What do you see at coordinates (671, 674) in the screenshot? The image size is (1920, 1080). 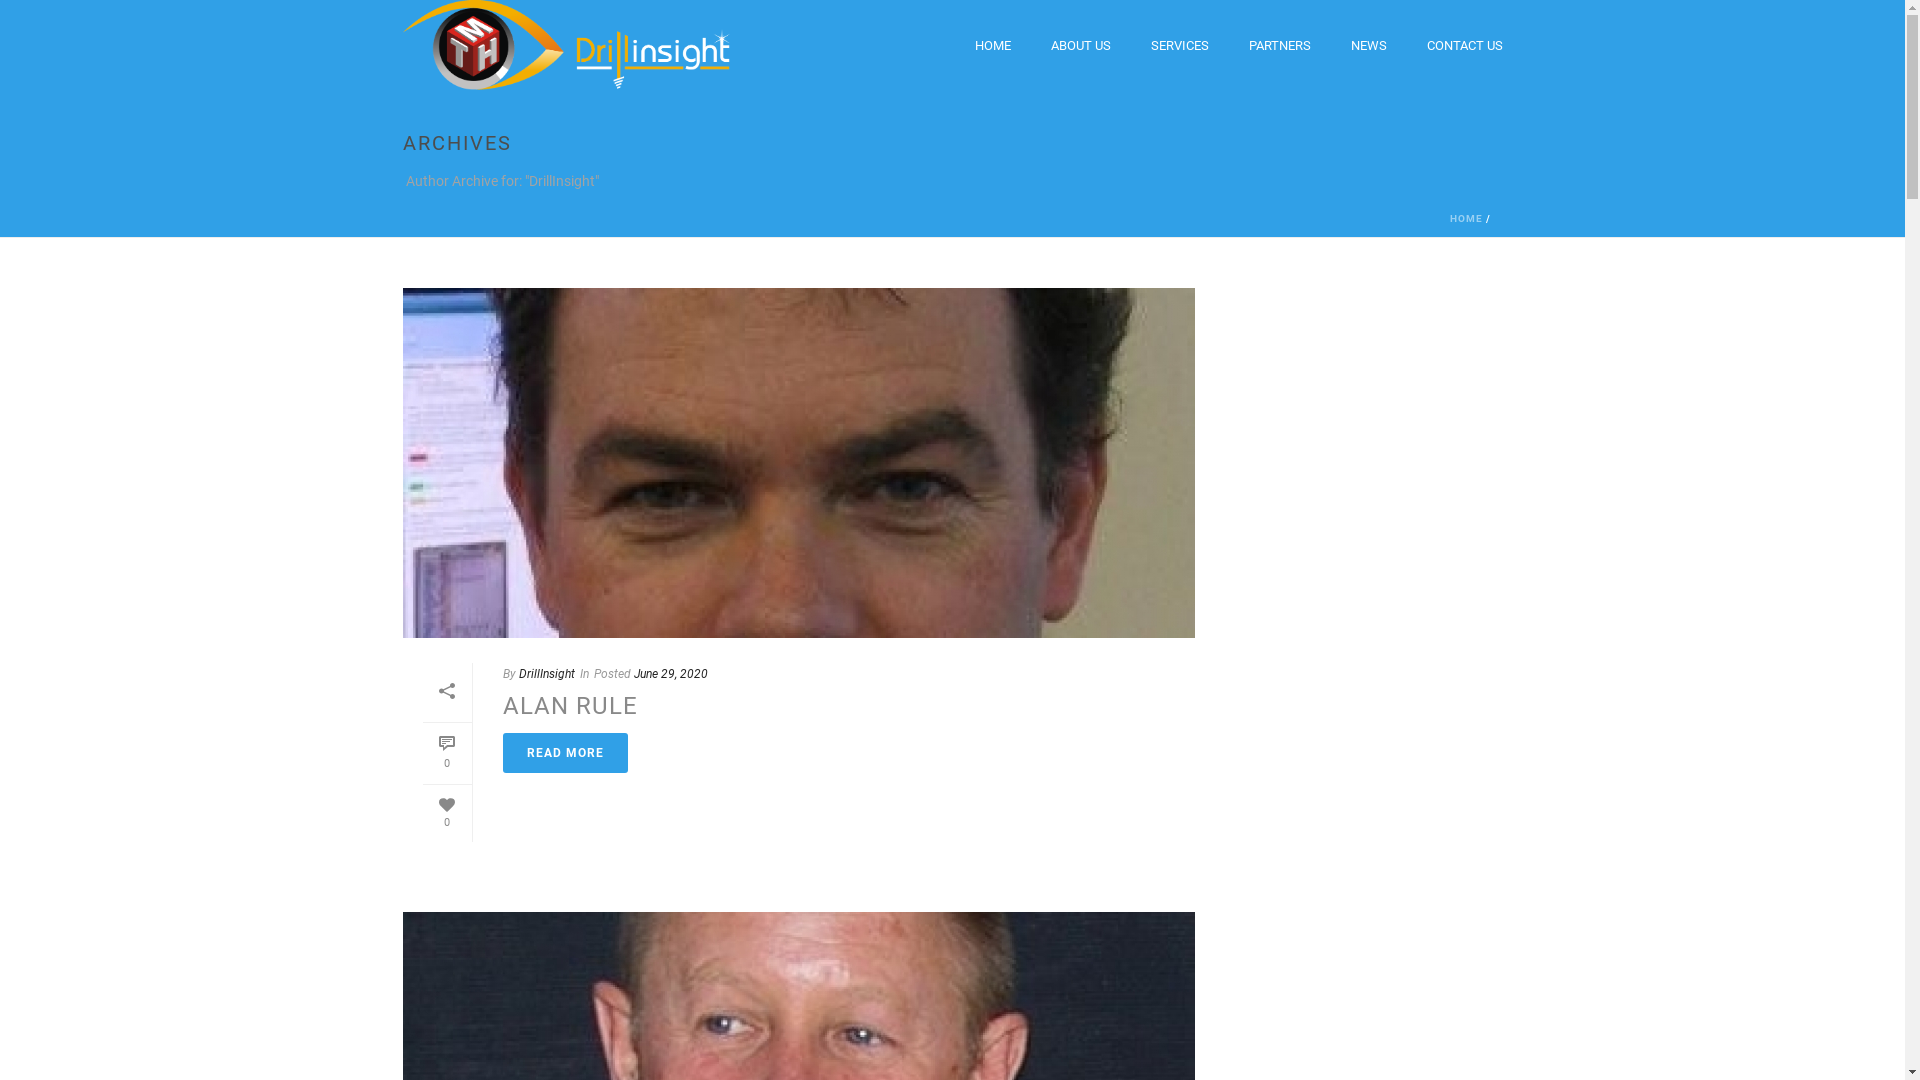 I see `'June 29, 2020'` at bounding box center [671, 674].